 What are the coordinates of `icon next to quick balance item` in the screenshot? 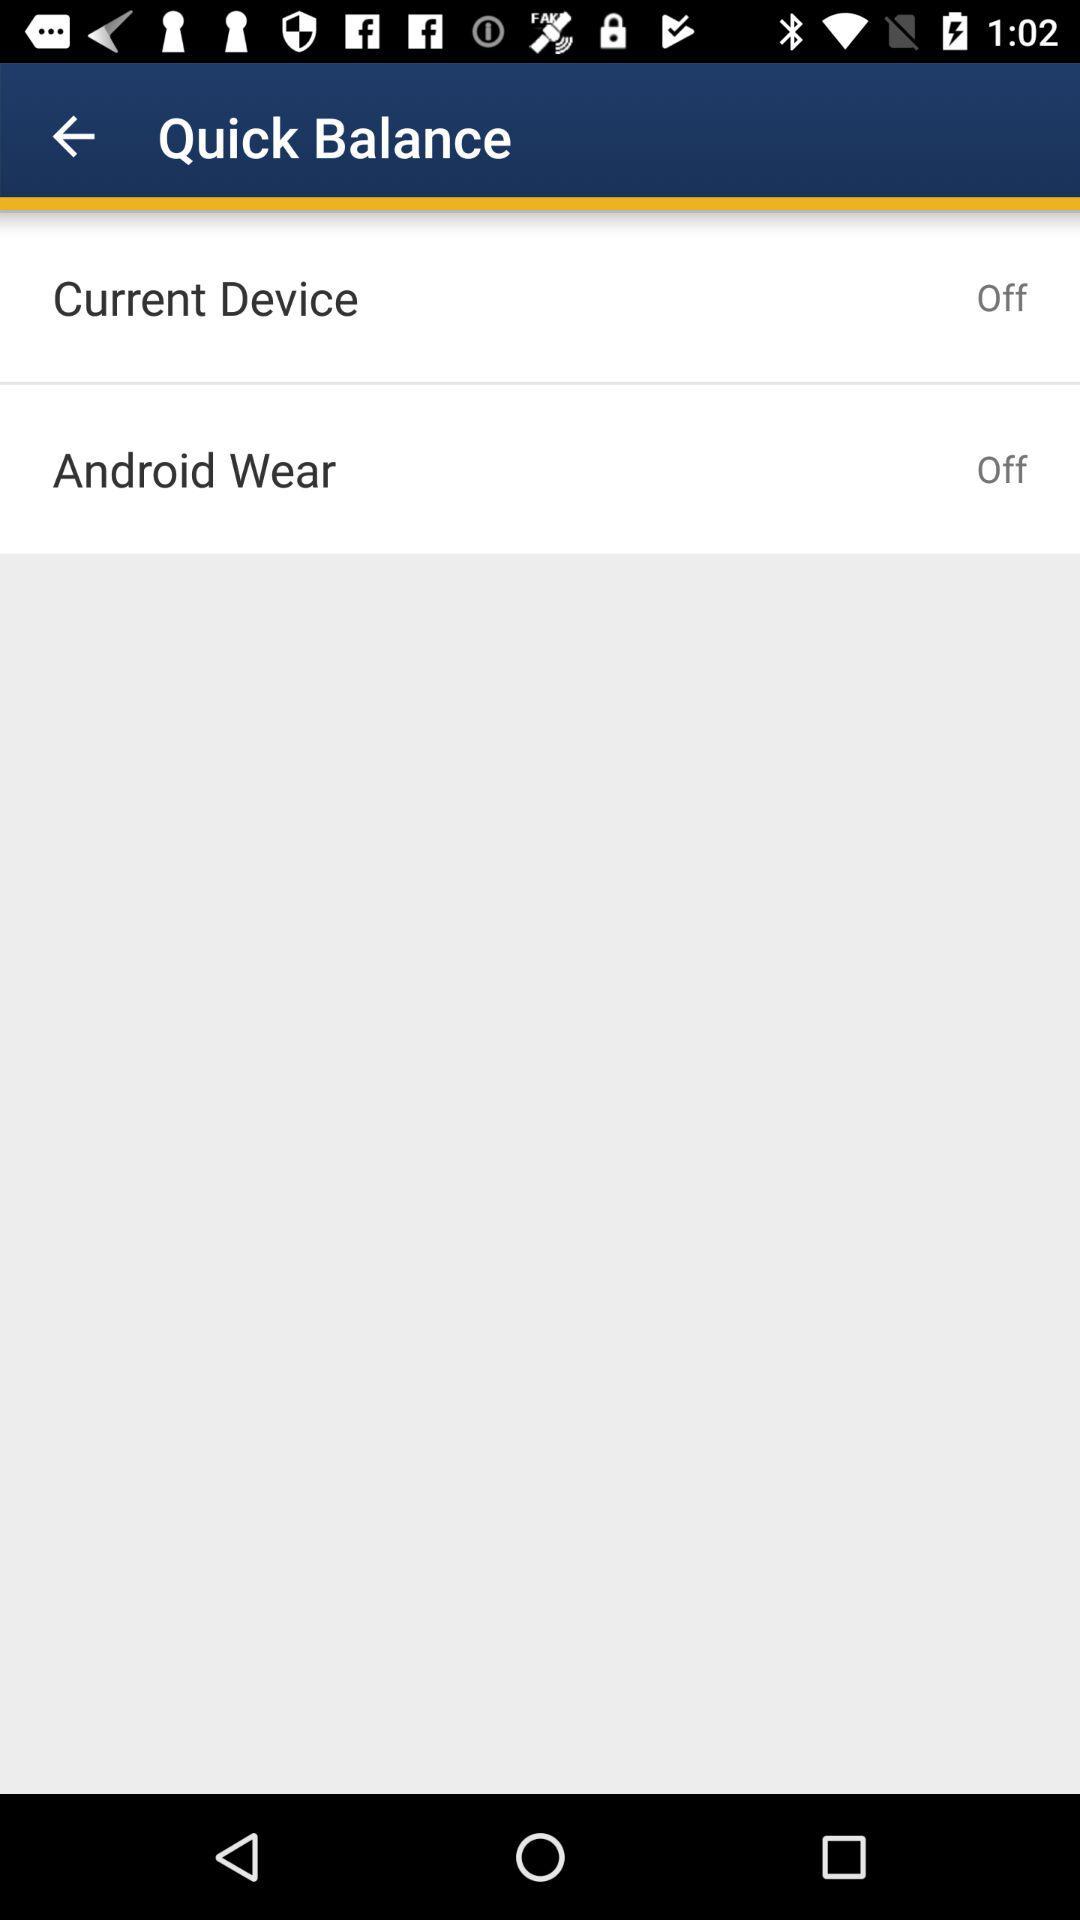 It's located at (72, 135).